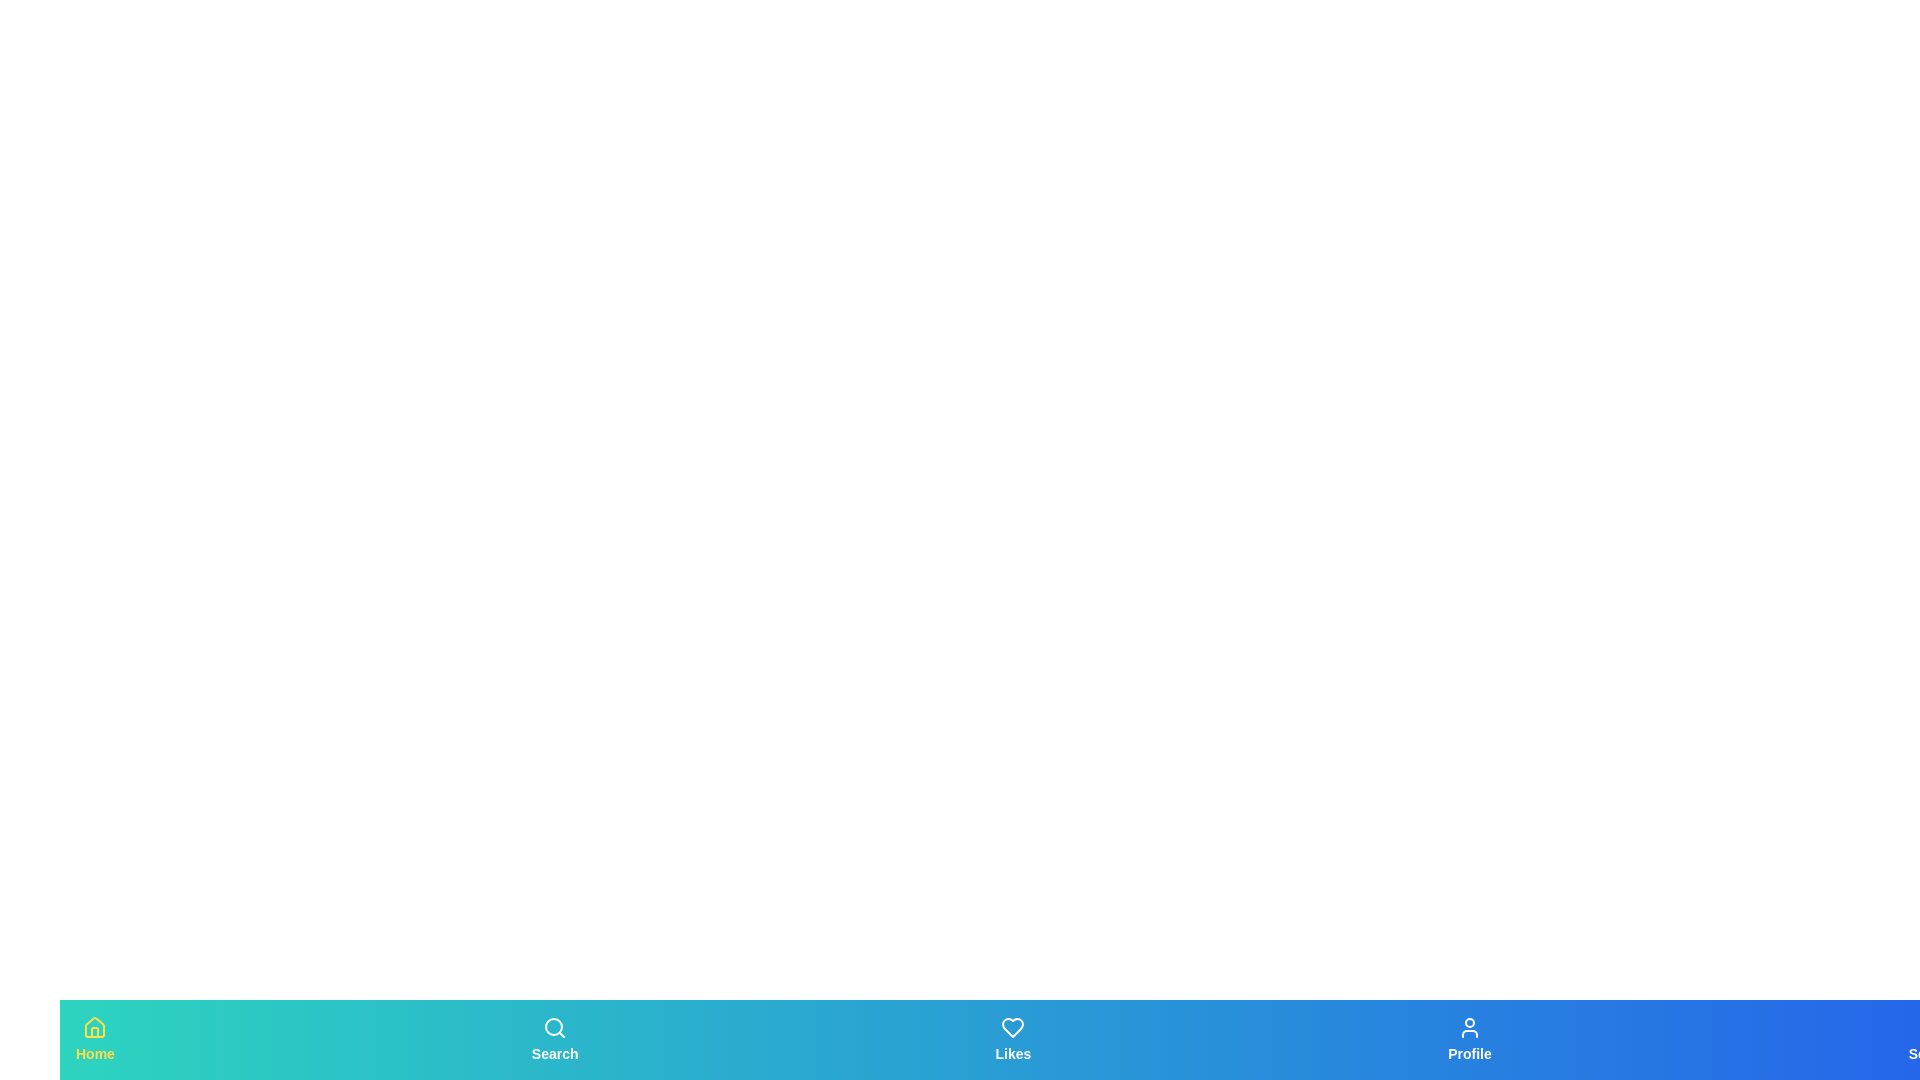  Describe the element at coordinates (1012, 1039) in the screenshot. I see `the tab labeled Likes to navigate to it` at that location.